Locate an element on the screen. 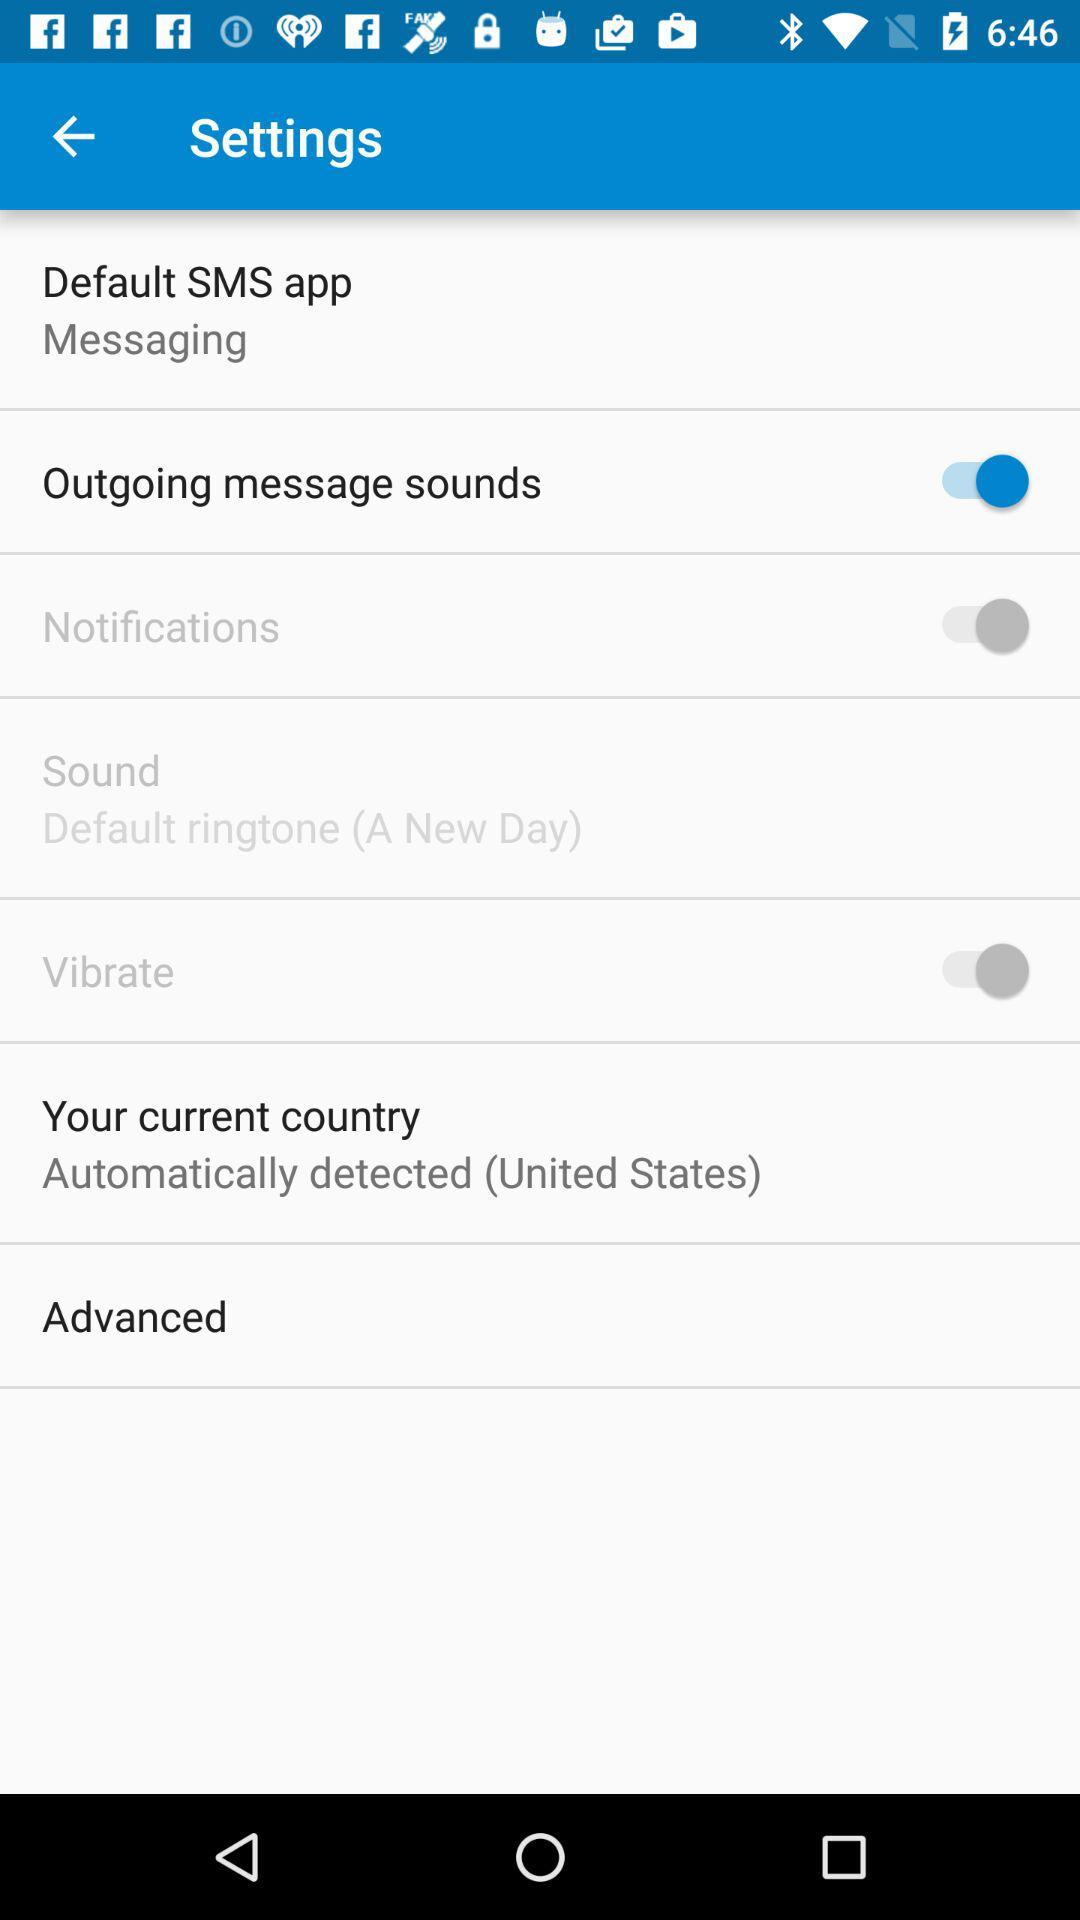 The width and height of the screenshot is (1080, 1920). icon above the automatically detected united icon is located at coordinates (230, 1113).